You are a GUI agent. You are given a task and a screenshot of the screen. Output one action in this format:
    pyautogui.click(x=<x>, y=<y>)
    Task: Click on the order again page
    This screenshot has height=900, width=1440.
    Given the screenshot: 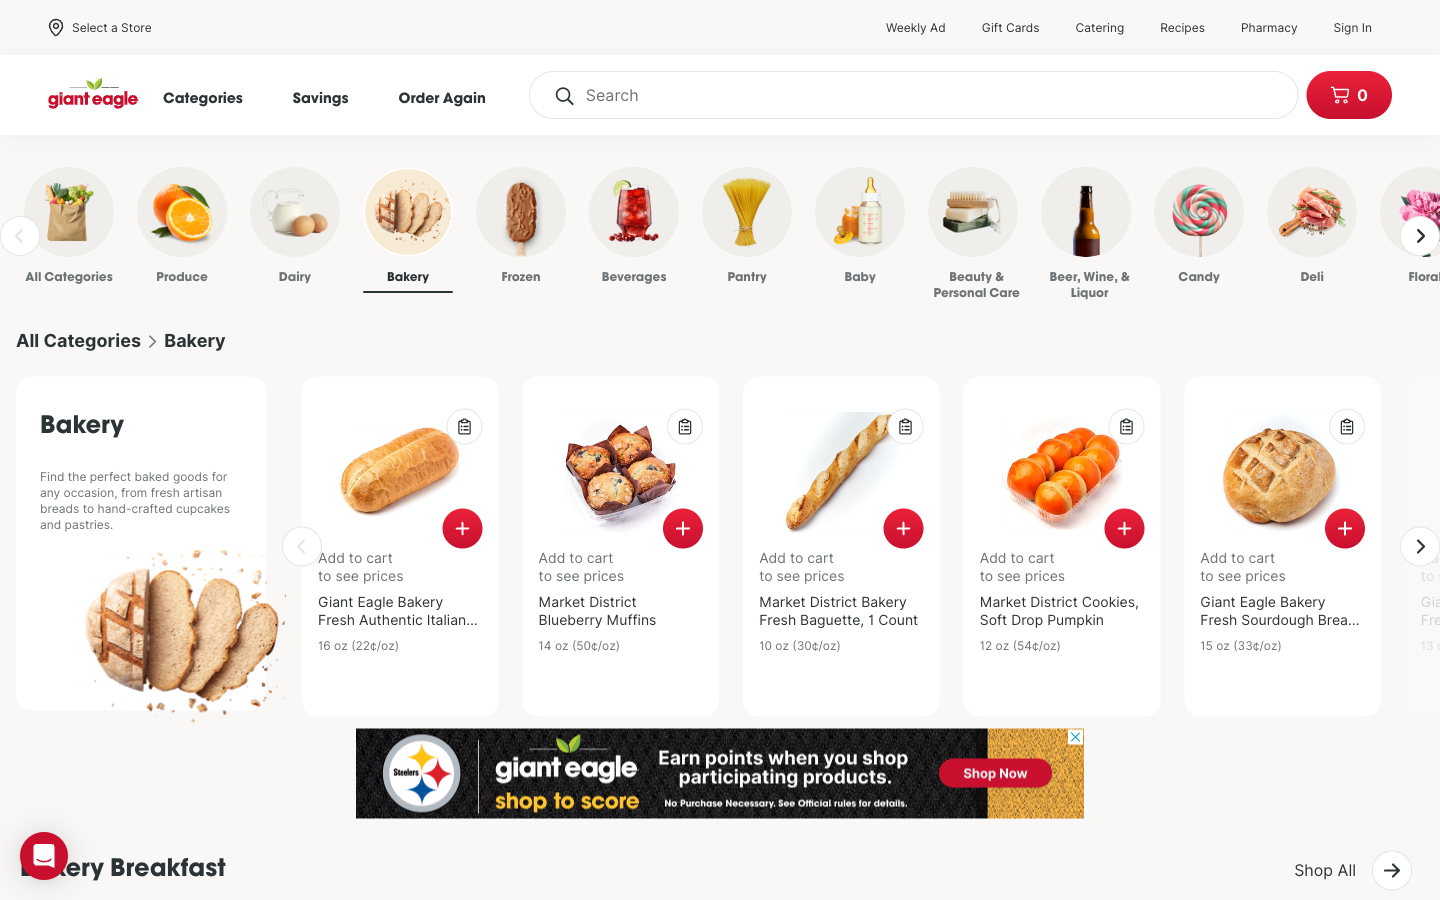 What is the action you would take?
    pyautogui.click(x=452, y=96)
    